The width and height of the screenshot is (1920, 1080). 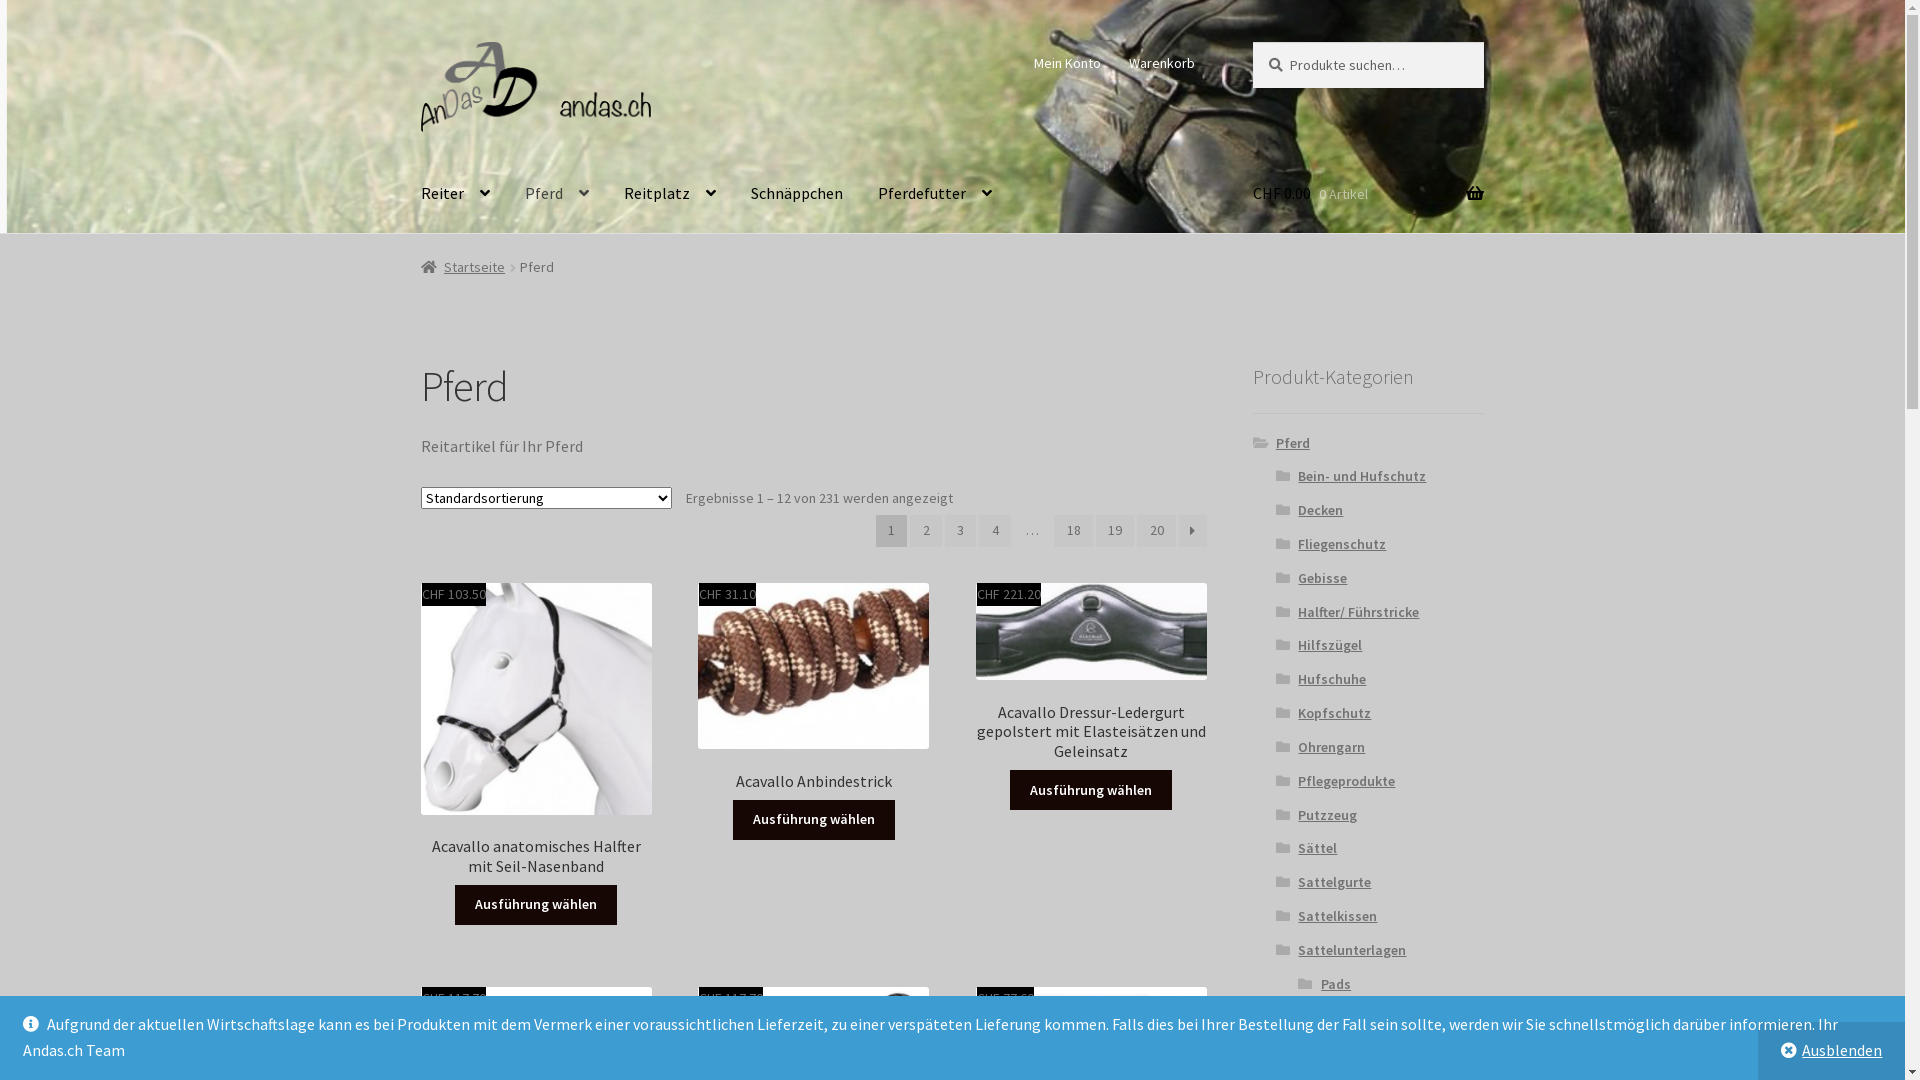 What do you see at coordinates (1334, 881) in the screenshot?
I see `'Sattelgurte'` at bounding box center [1334, 881].